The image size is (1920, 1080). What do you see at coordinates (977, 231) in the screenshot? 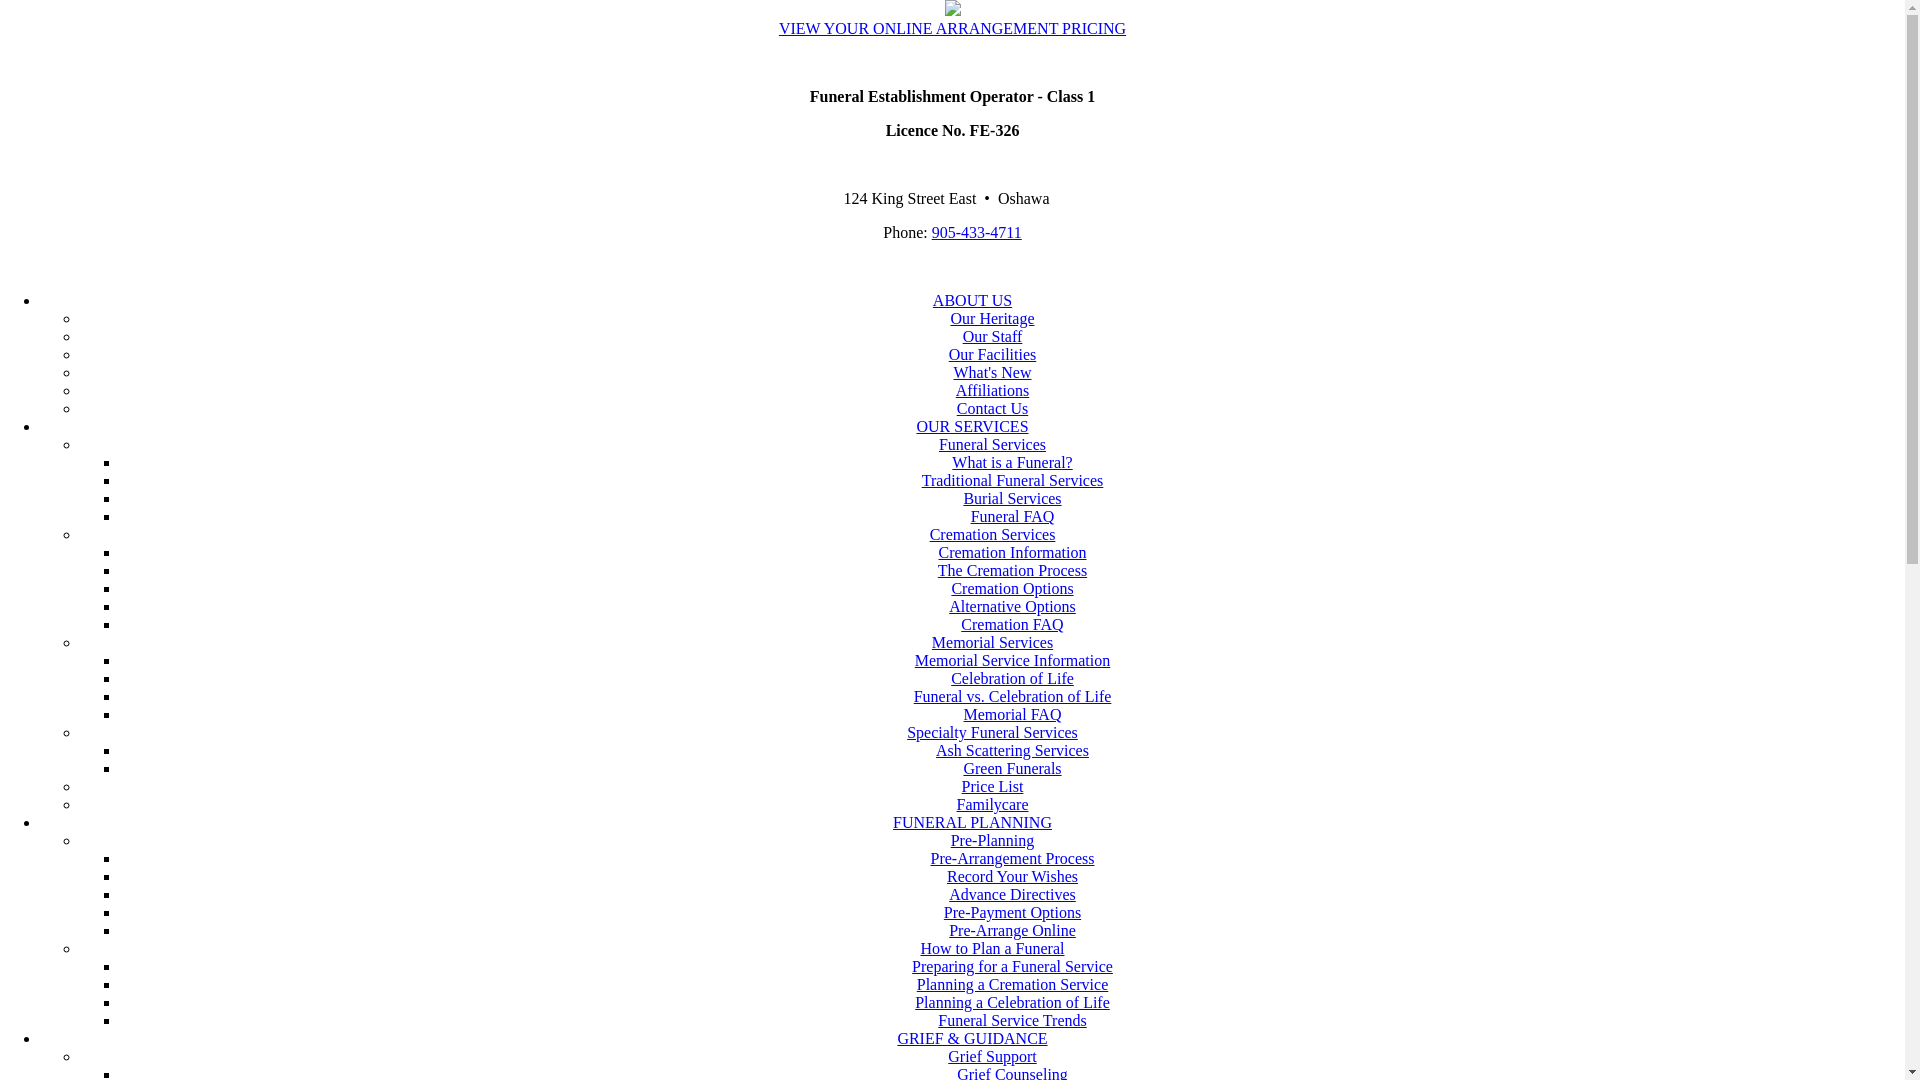
I see `'905-433-4711'` at bounding box center [977, 231].